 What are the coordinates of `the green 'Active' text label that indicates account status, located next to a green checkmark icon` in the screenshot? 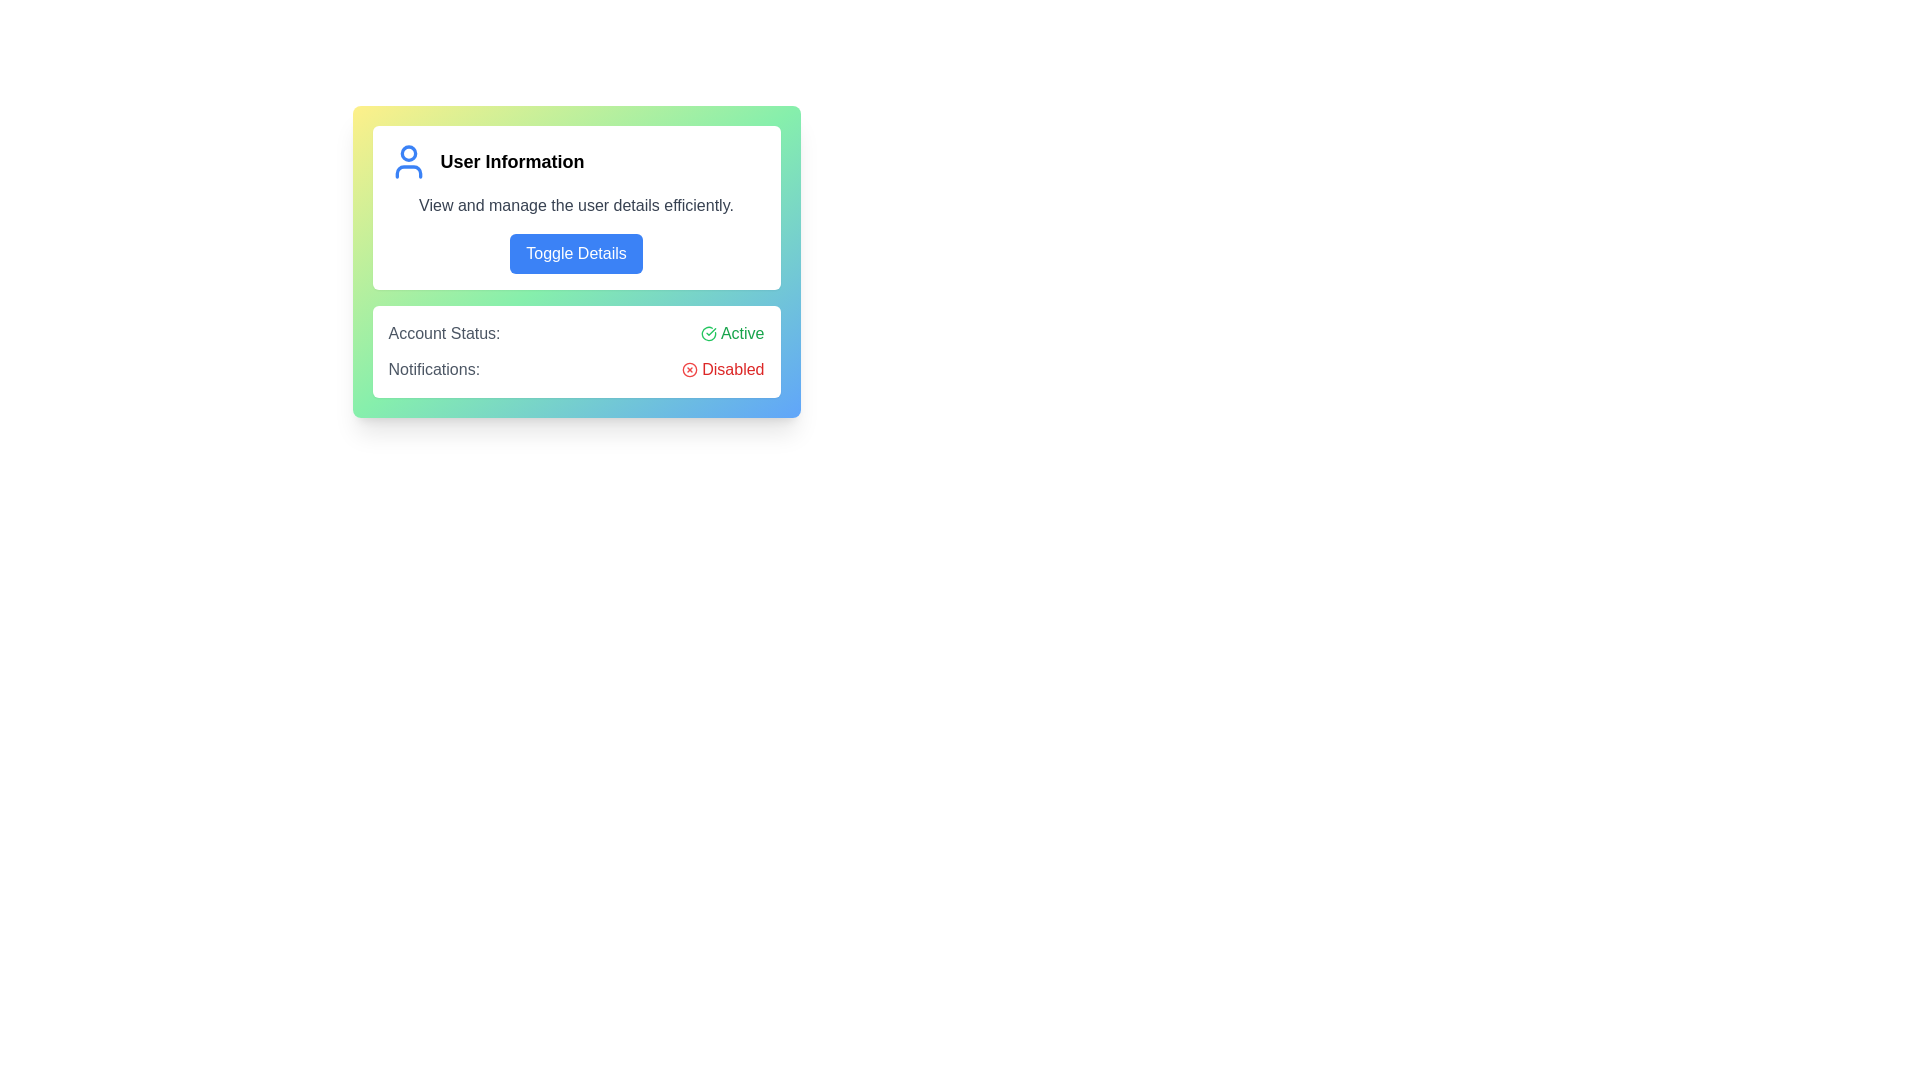 It's located at (741, 333).